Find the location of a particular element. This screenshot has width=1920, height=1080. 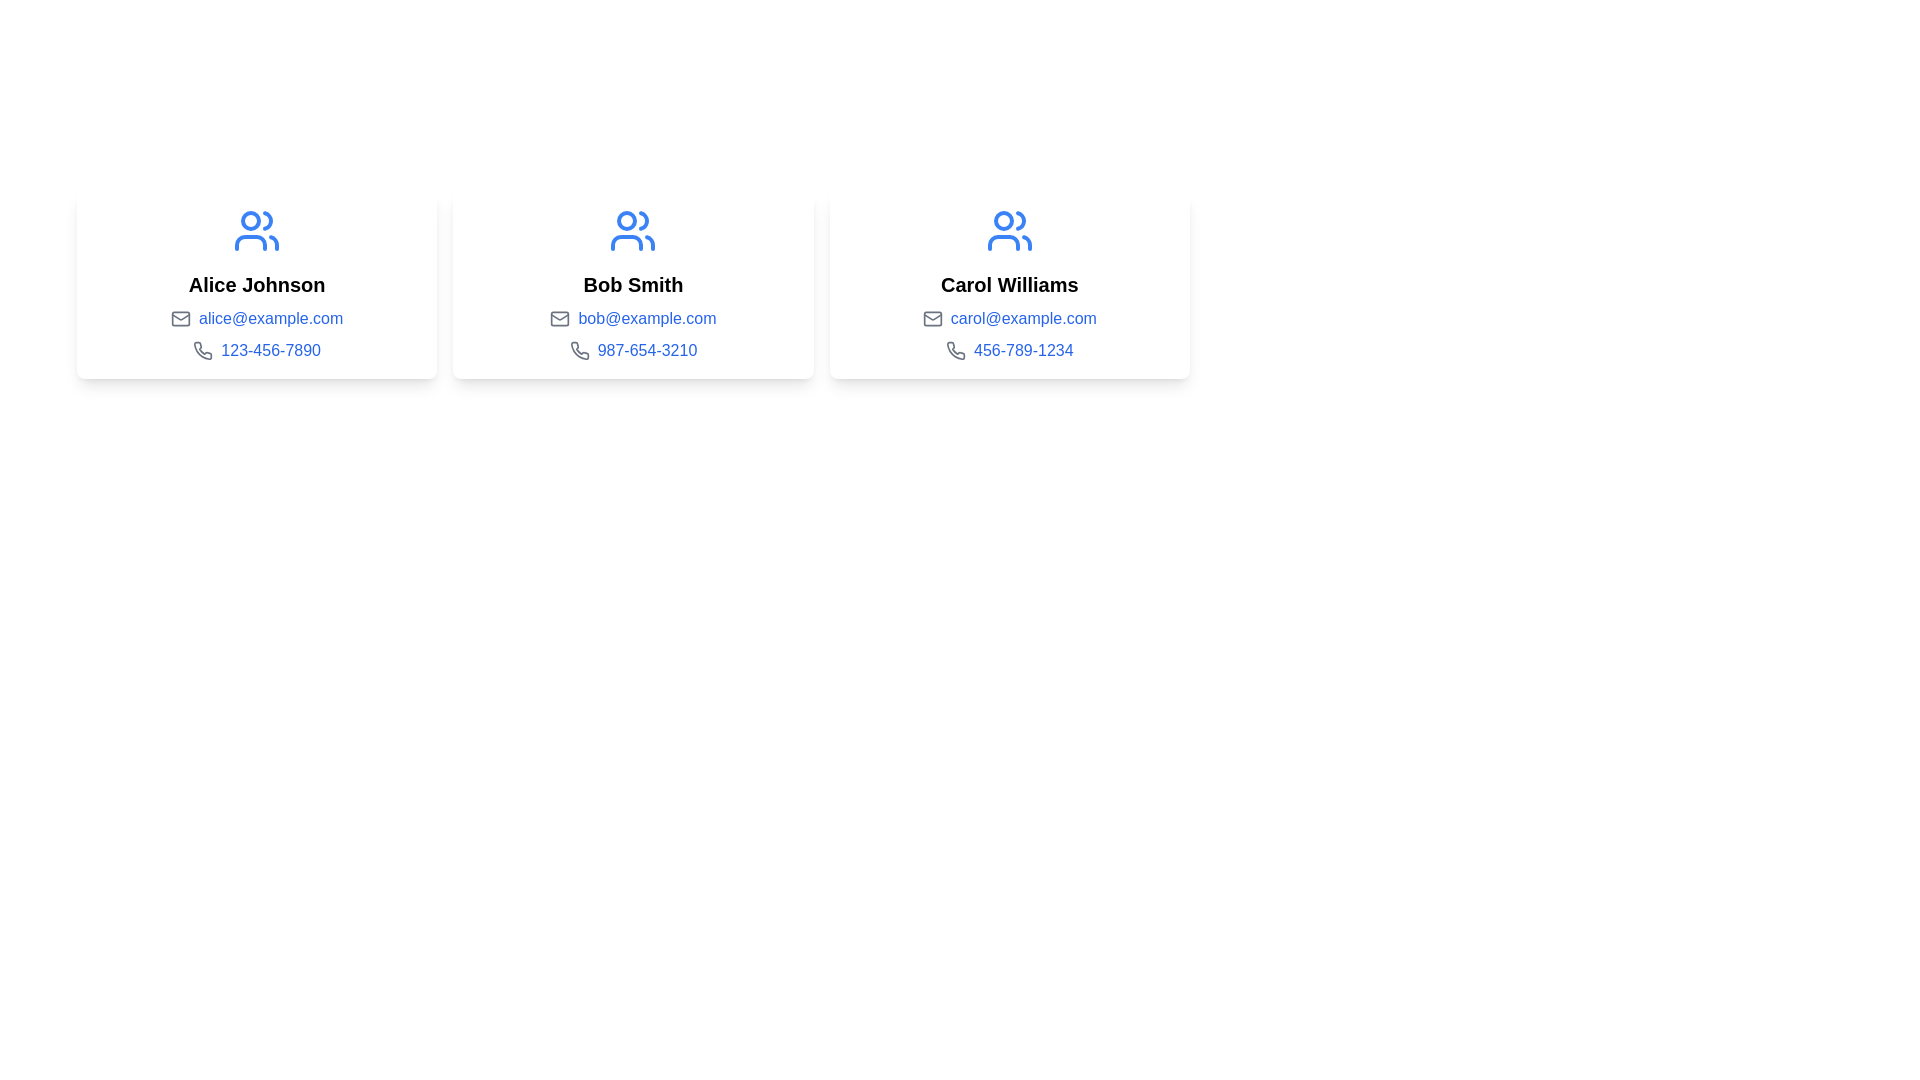

the Decorative icon representing 'Bob Smith's context', which is located at the top of the card displaying information for him is located at coordinates (632, 230).